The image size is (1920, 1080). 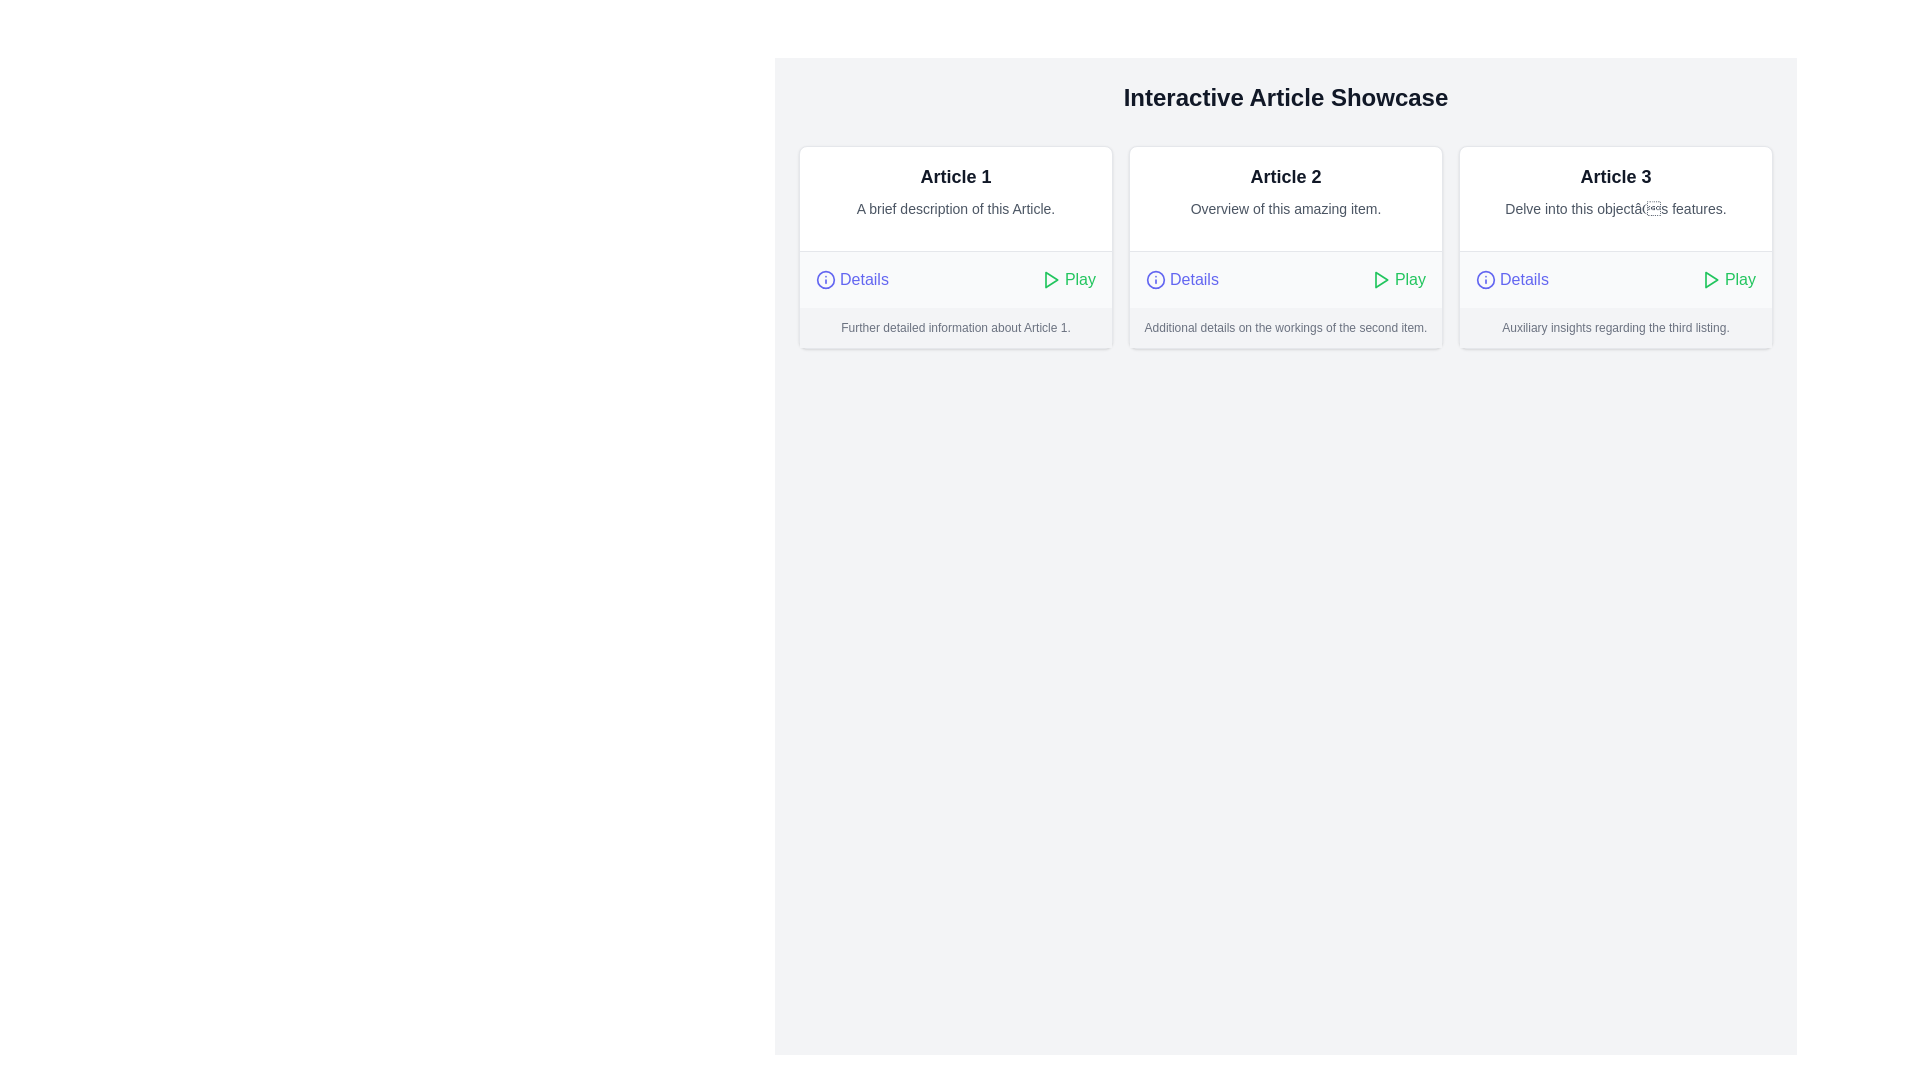 I want to click on the 'Details' text hyperlink located within the 'Article 1' card, so click(x=864, y=280).